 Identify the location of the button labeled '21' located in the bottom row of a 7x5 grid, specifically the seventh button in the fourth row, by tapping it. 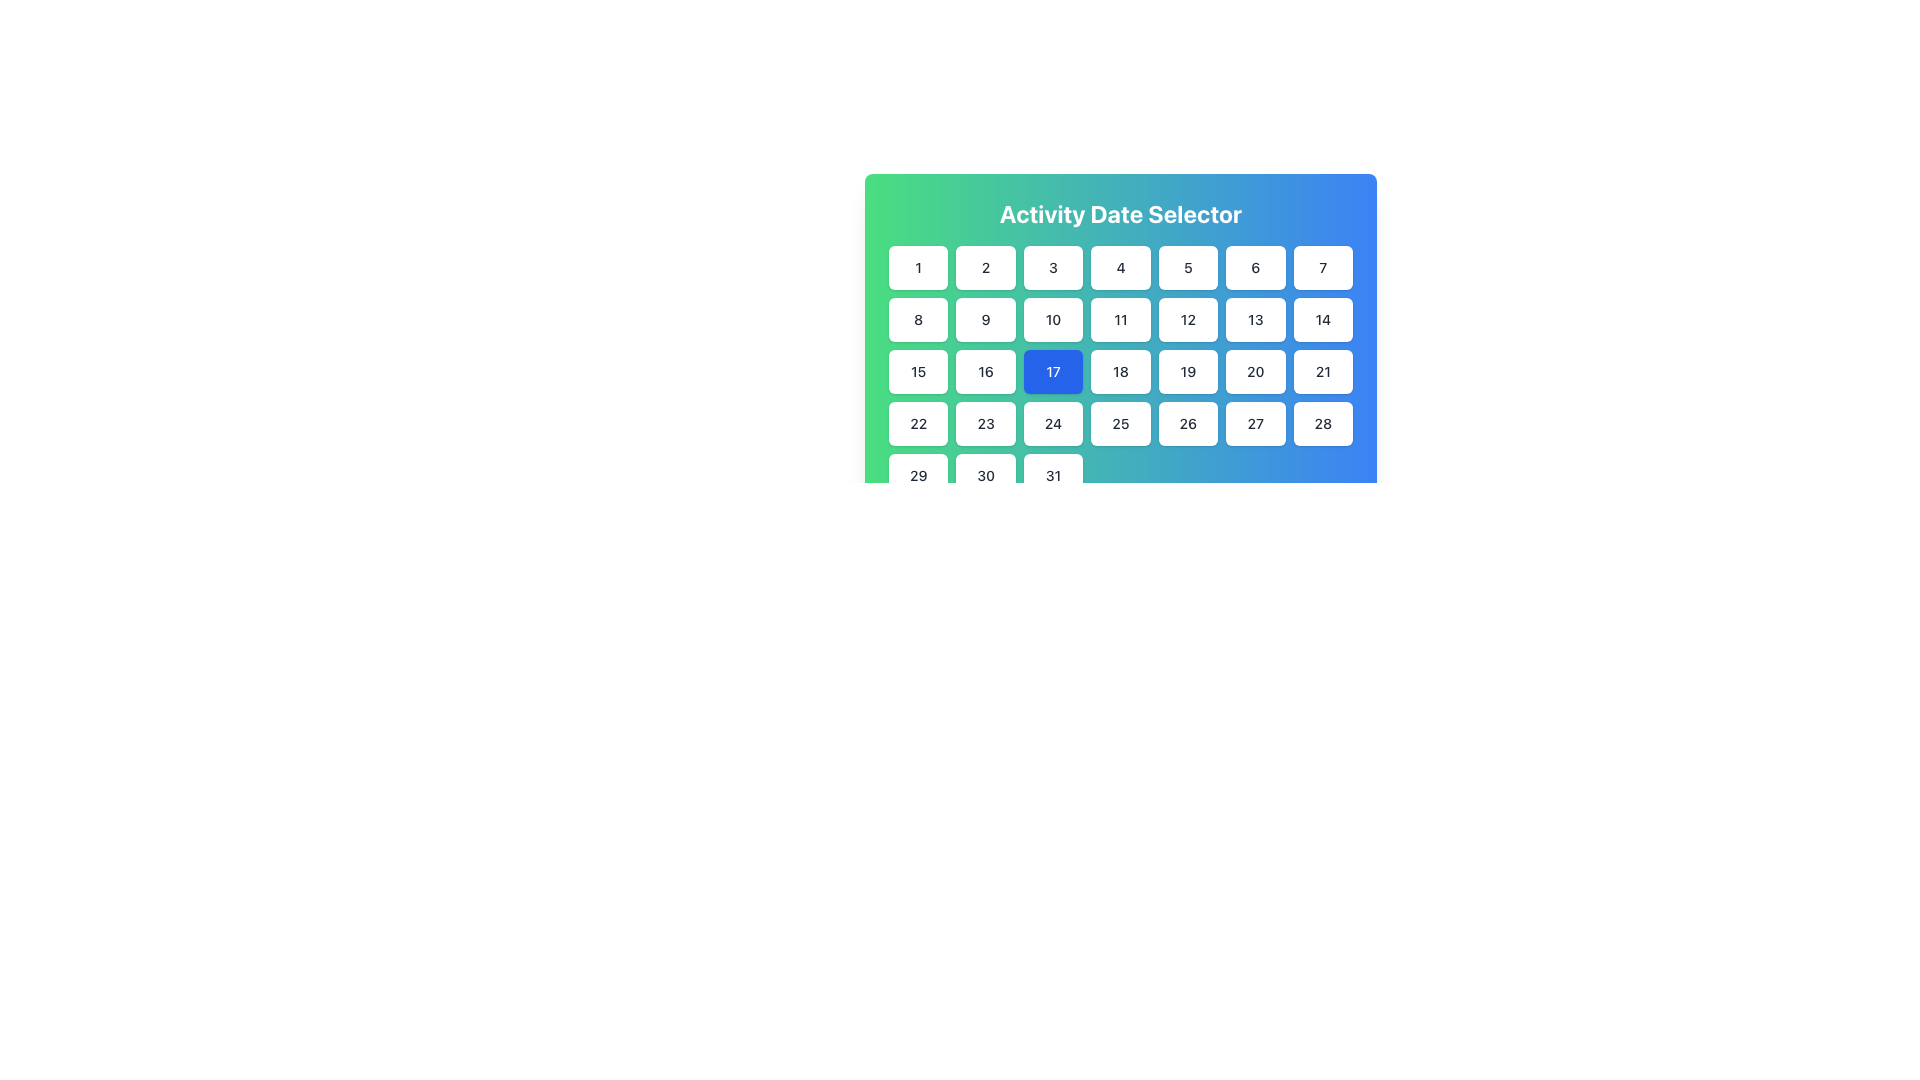
(1323, 371).